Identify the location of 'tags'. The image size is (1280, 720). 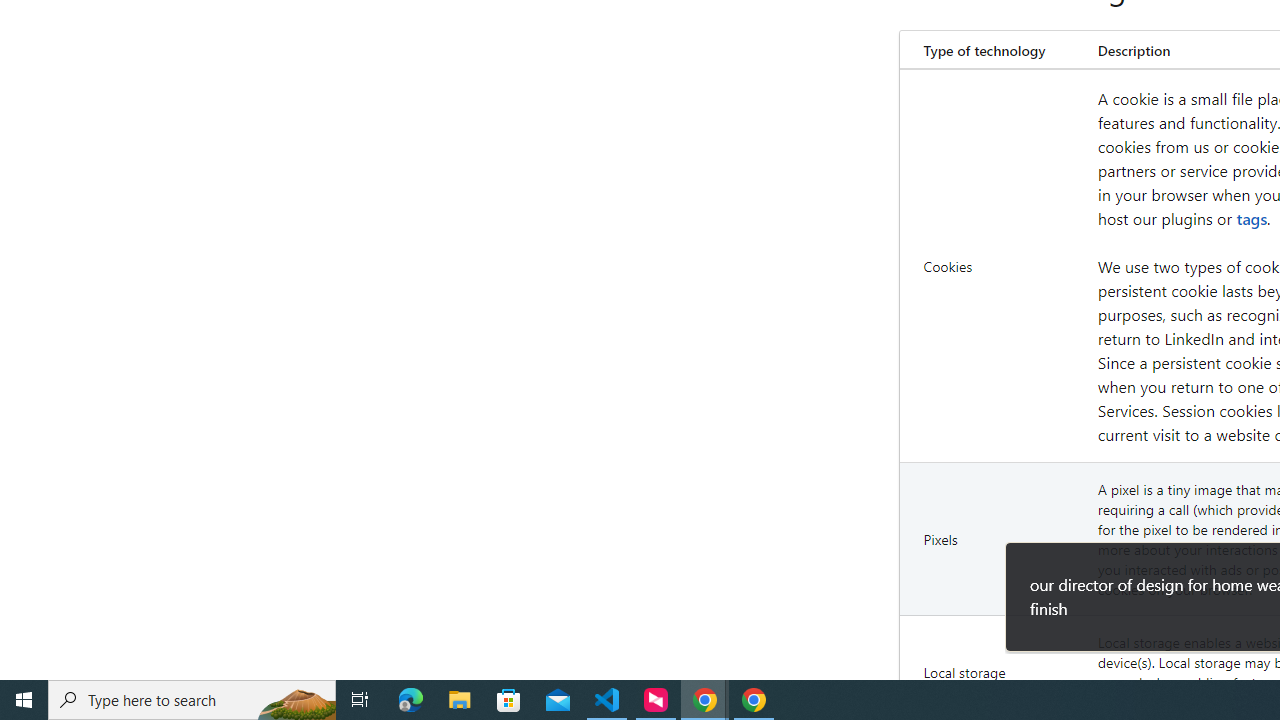
(1251, 218).